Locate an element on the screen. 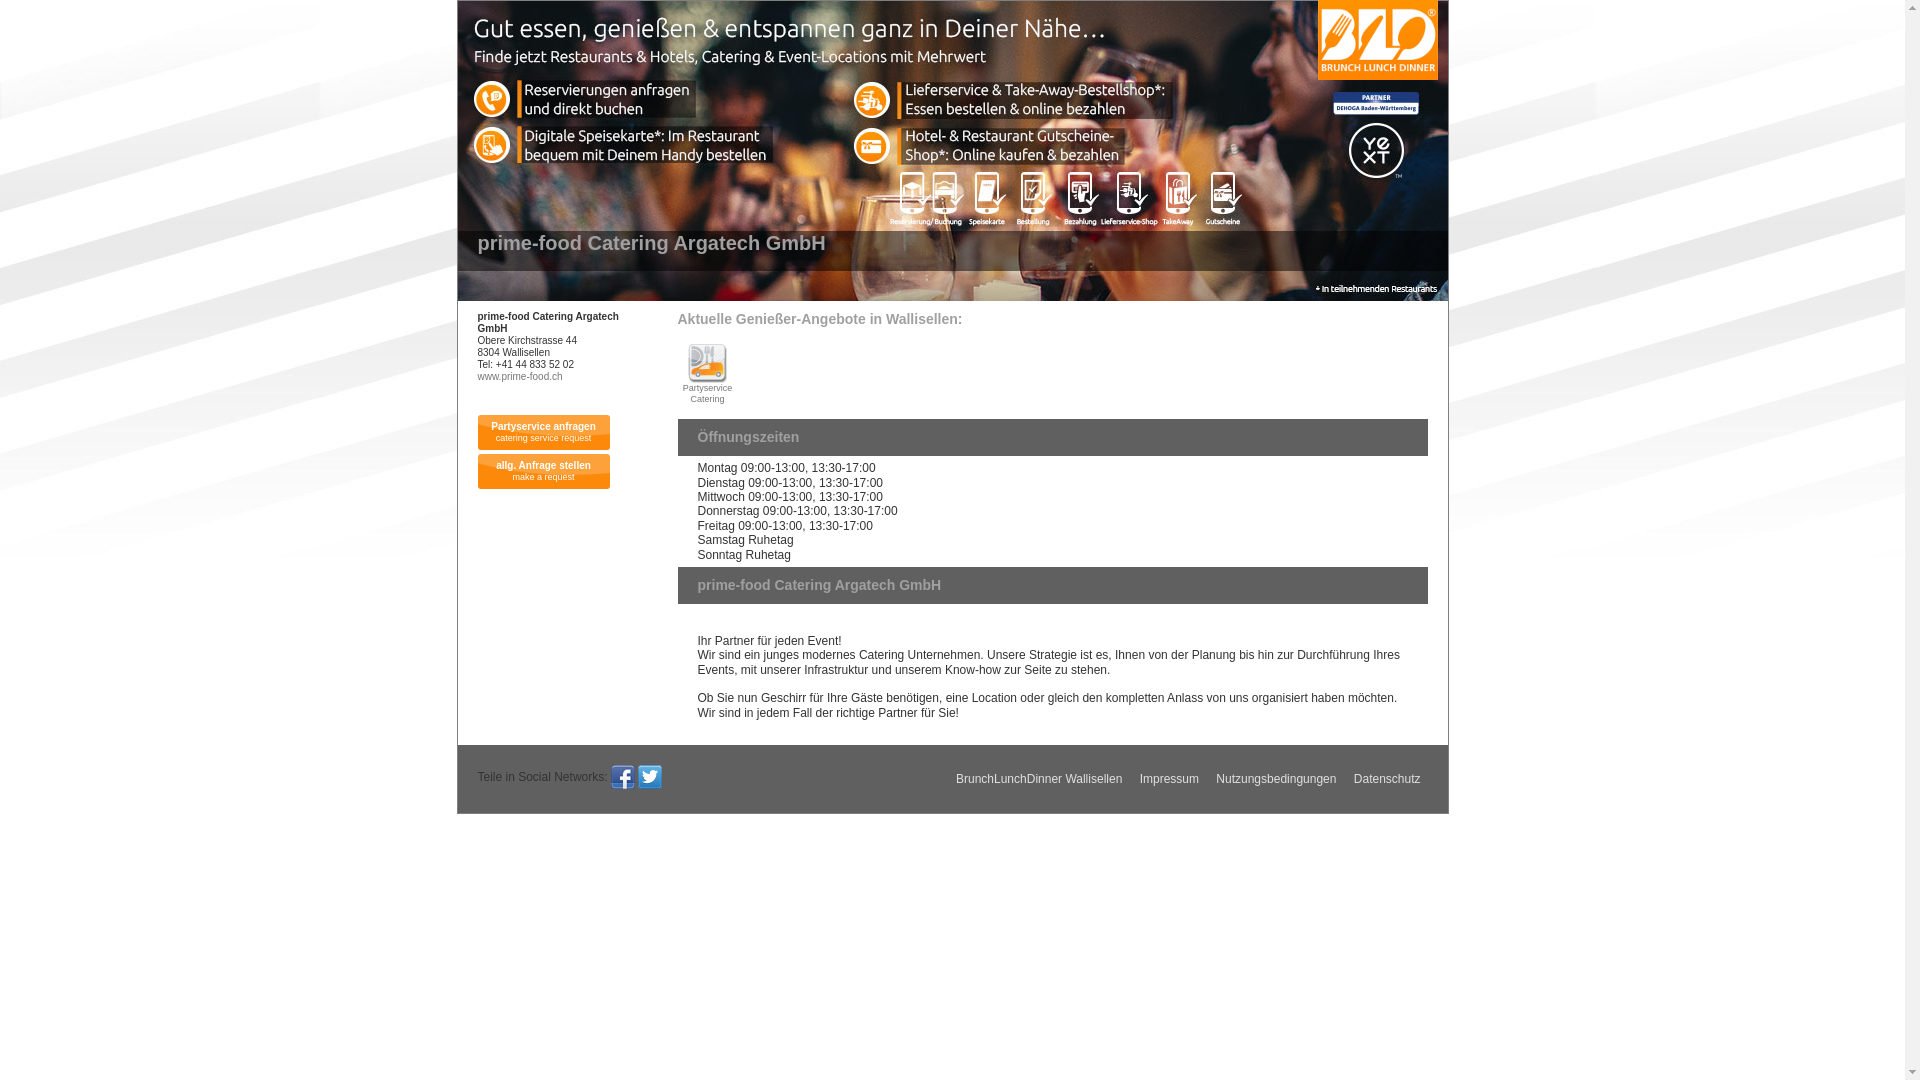 The height and width of the screenshot is (1080, 1920). 'Impressum' is located at coordinates (1169, 778).